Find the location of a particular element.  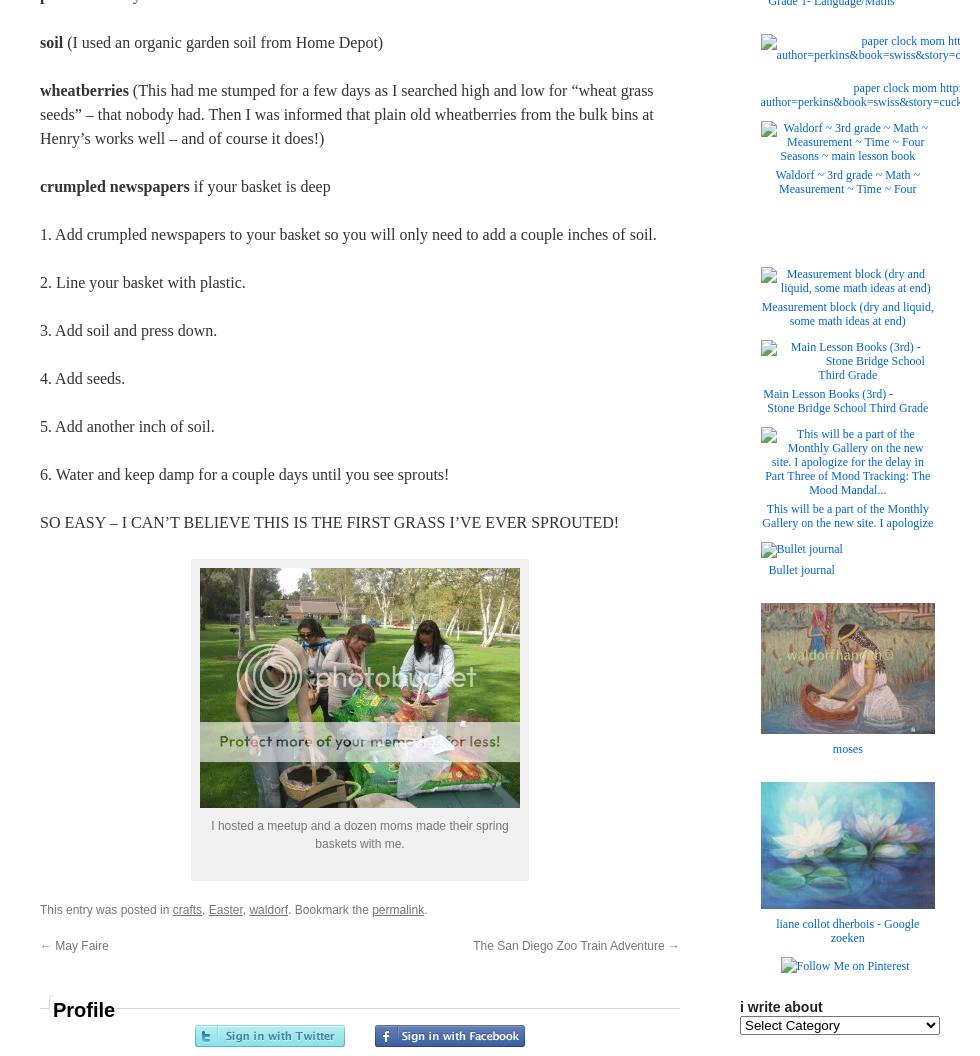

'if your basket is deep' is located at coordinates (259, 186).